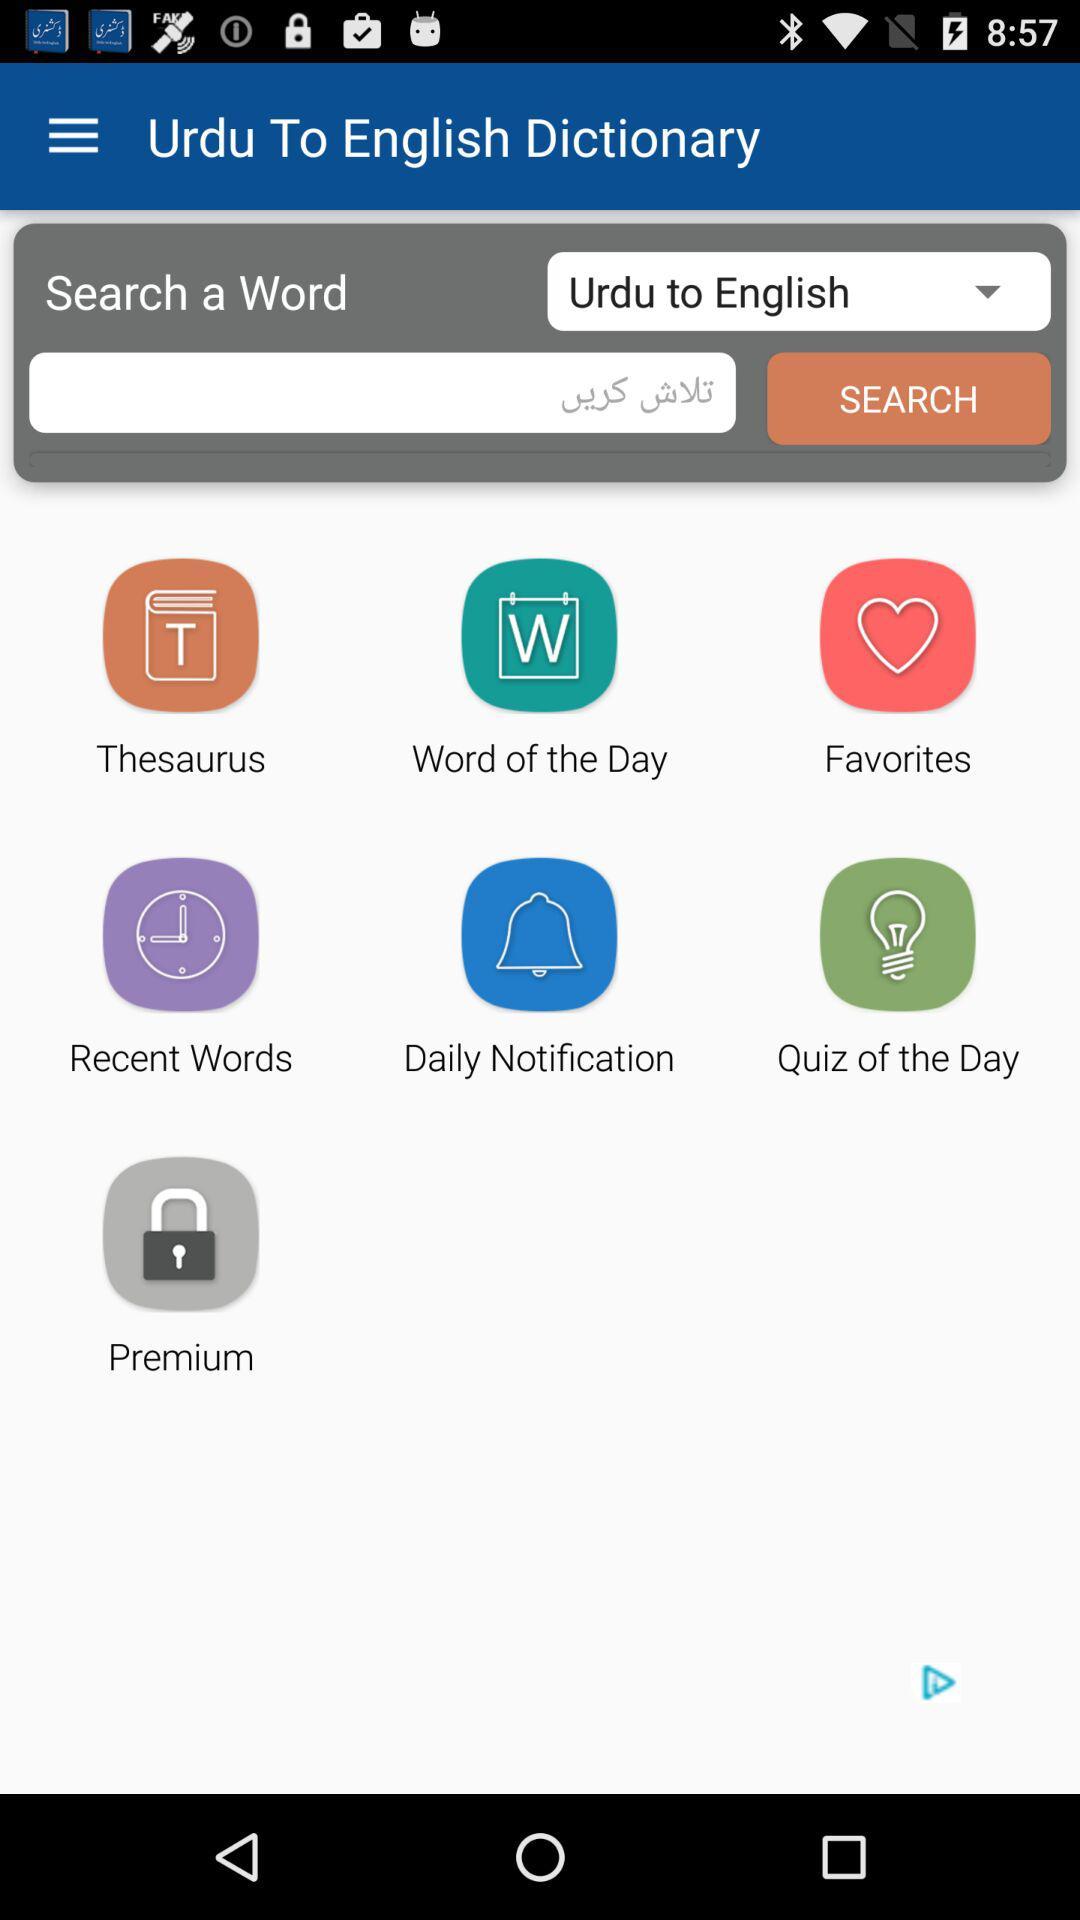 This screenshot has height=1920, width=1080. Describe the element at coordinates (181, 634) in the screenshot. I see `the icon above the text thesaurus` at that location.